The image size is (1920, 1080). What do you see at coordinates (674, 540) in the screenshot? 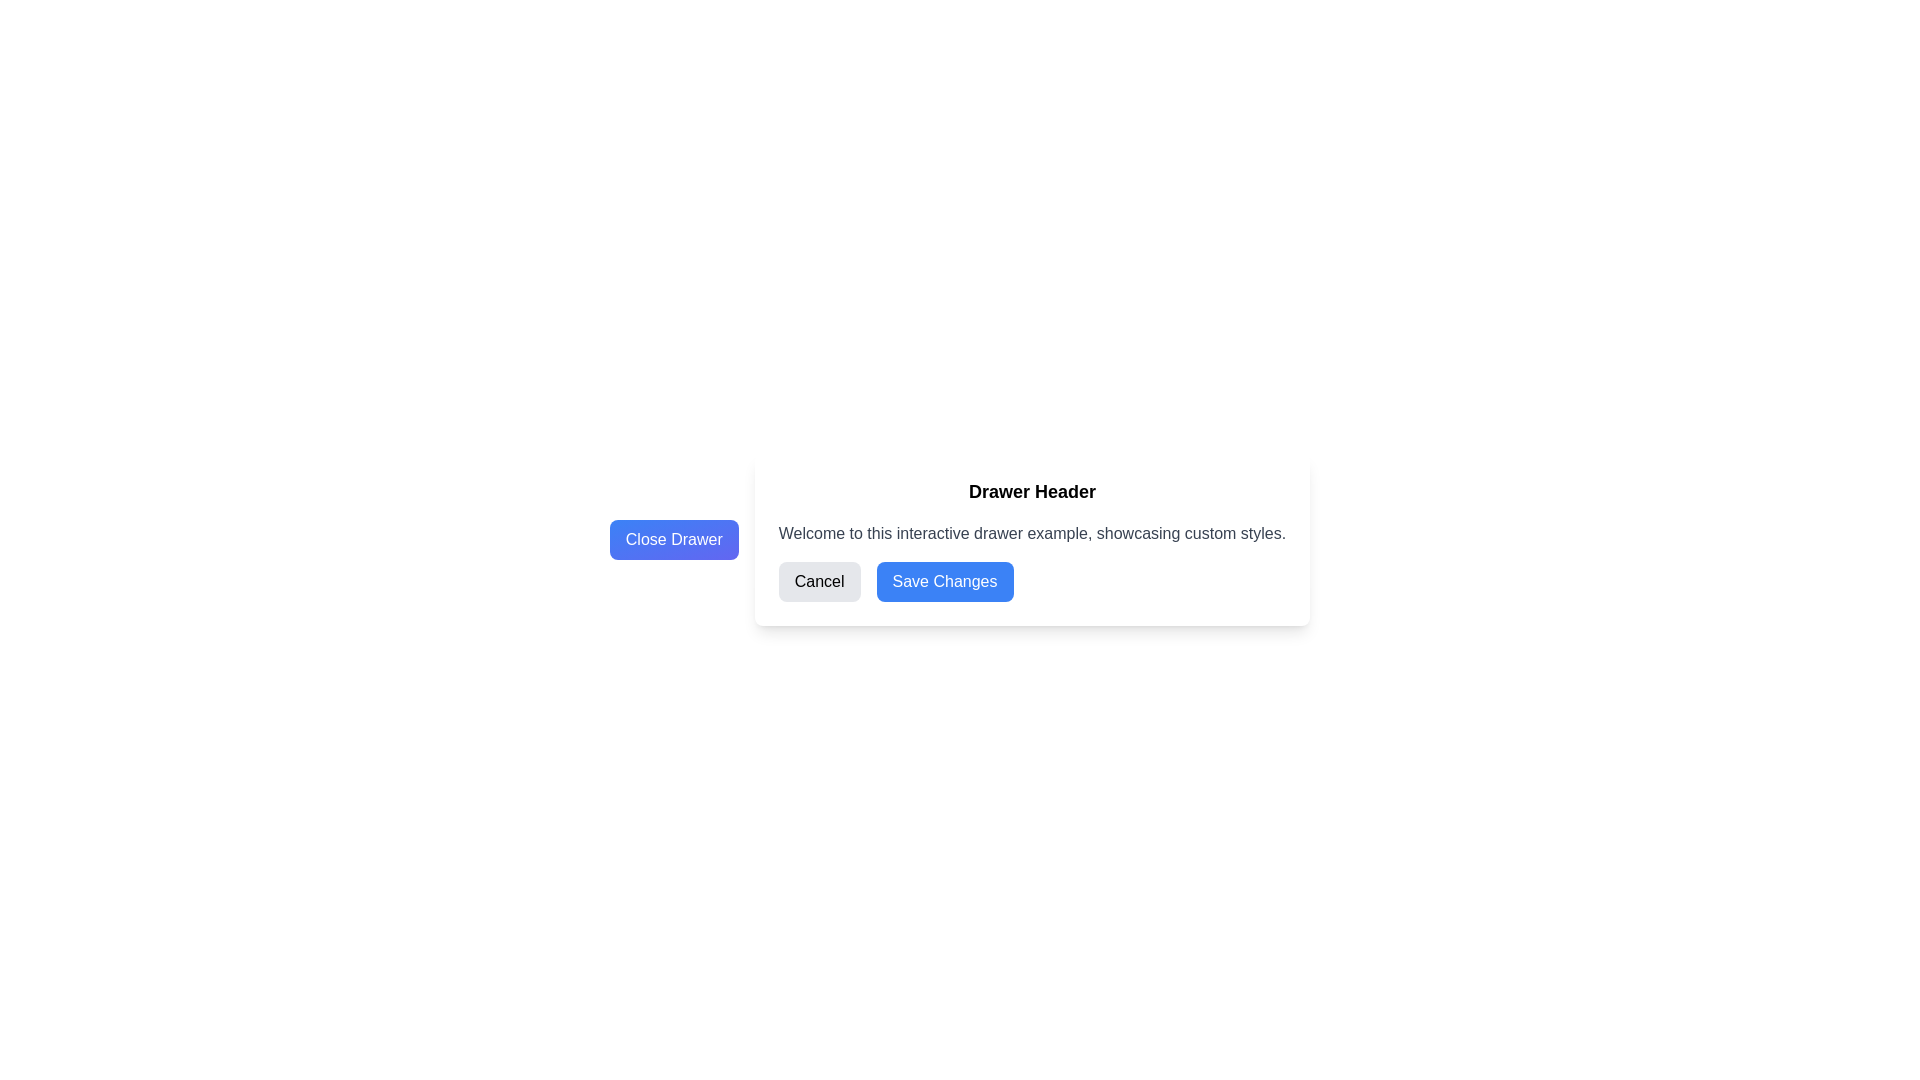
I see `the close button located on the left side of the drawer header` at bounding box center [674, 540].